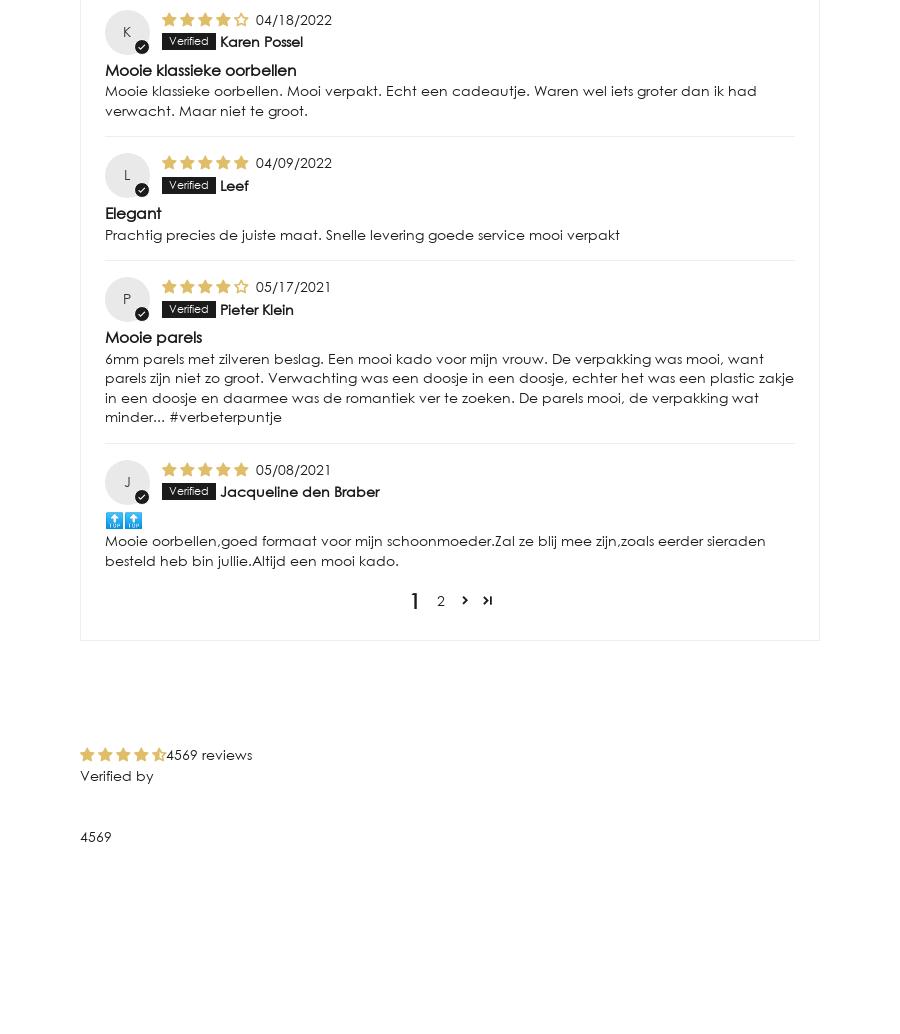  I want to click on 'Verified by', so click(79, 775).